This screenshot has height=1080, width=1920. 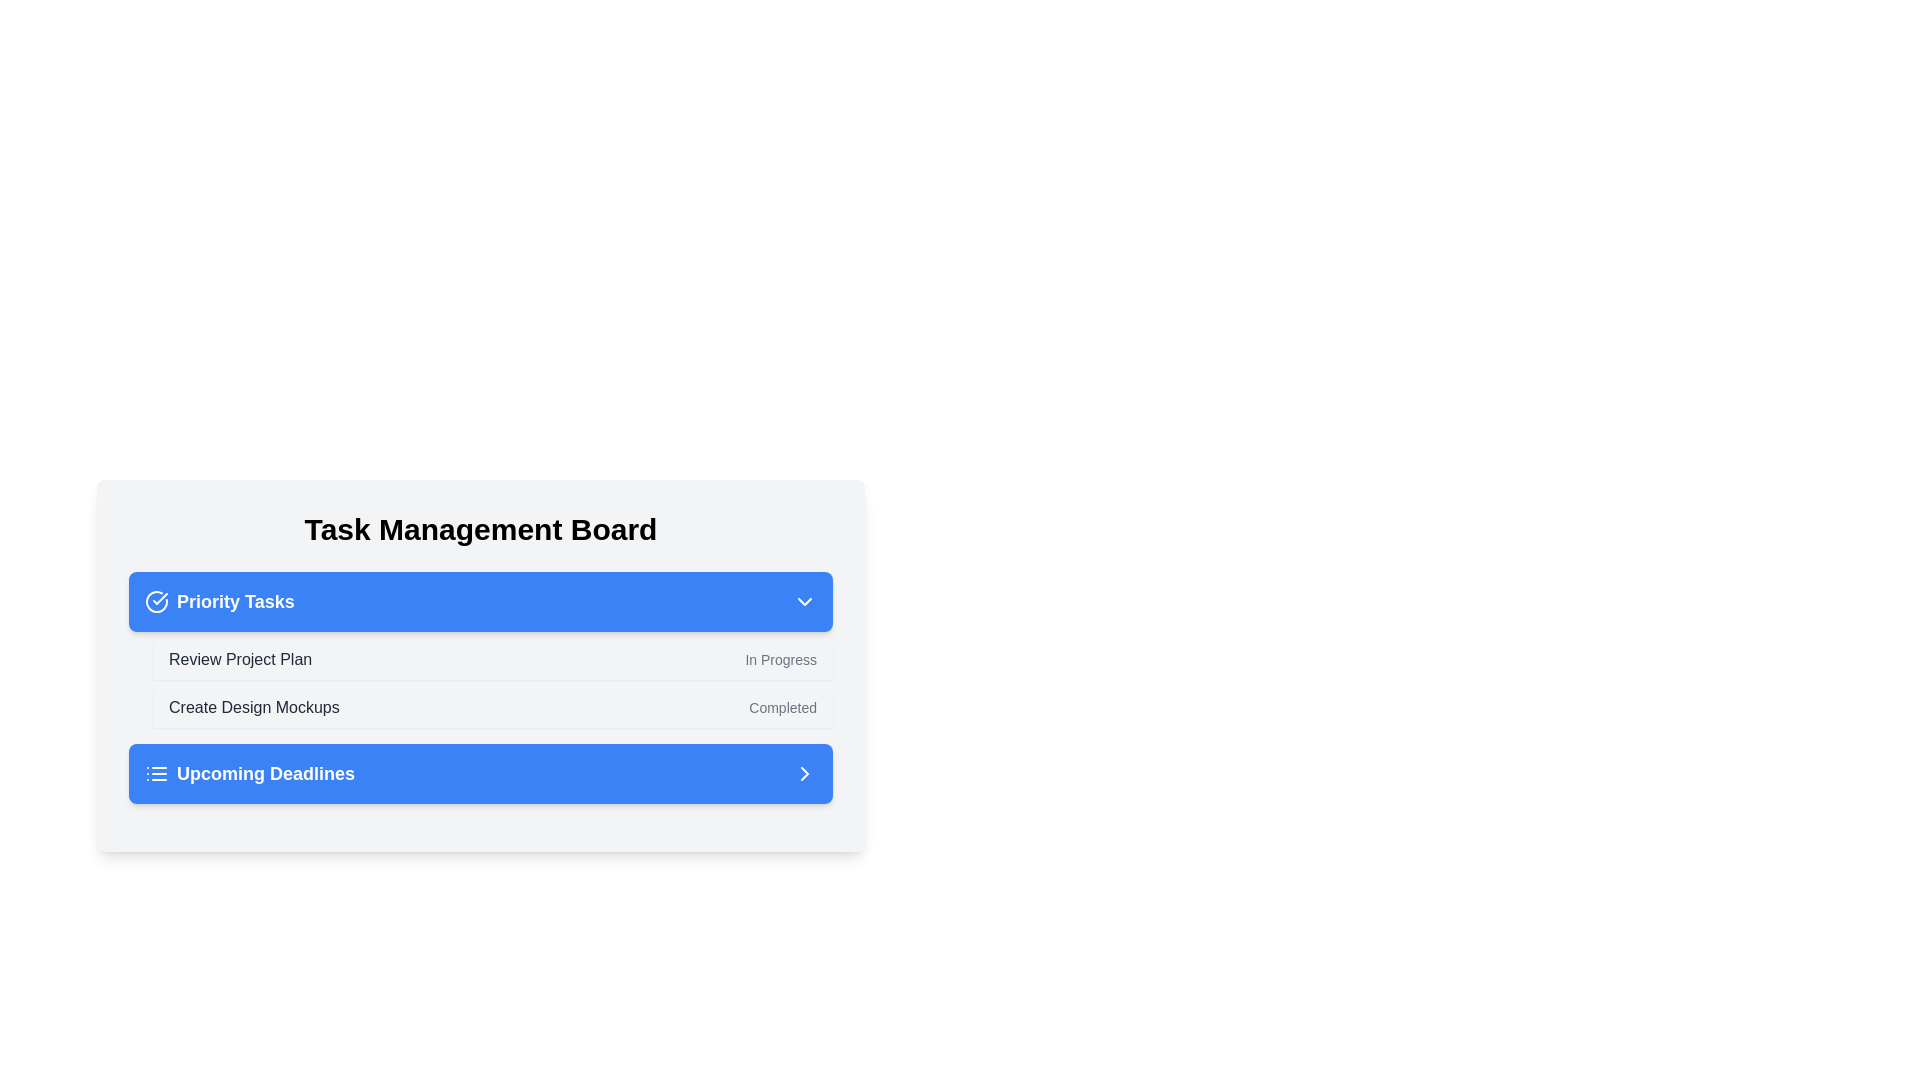 What do you see at coordinates (493, 659) in the screenshot?
I see `the task item labeled 'Review Project Plan'` at bounding box center [493, 659].